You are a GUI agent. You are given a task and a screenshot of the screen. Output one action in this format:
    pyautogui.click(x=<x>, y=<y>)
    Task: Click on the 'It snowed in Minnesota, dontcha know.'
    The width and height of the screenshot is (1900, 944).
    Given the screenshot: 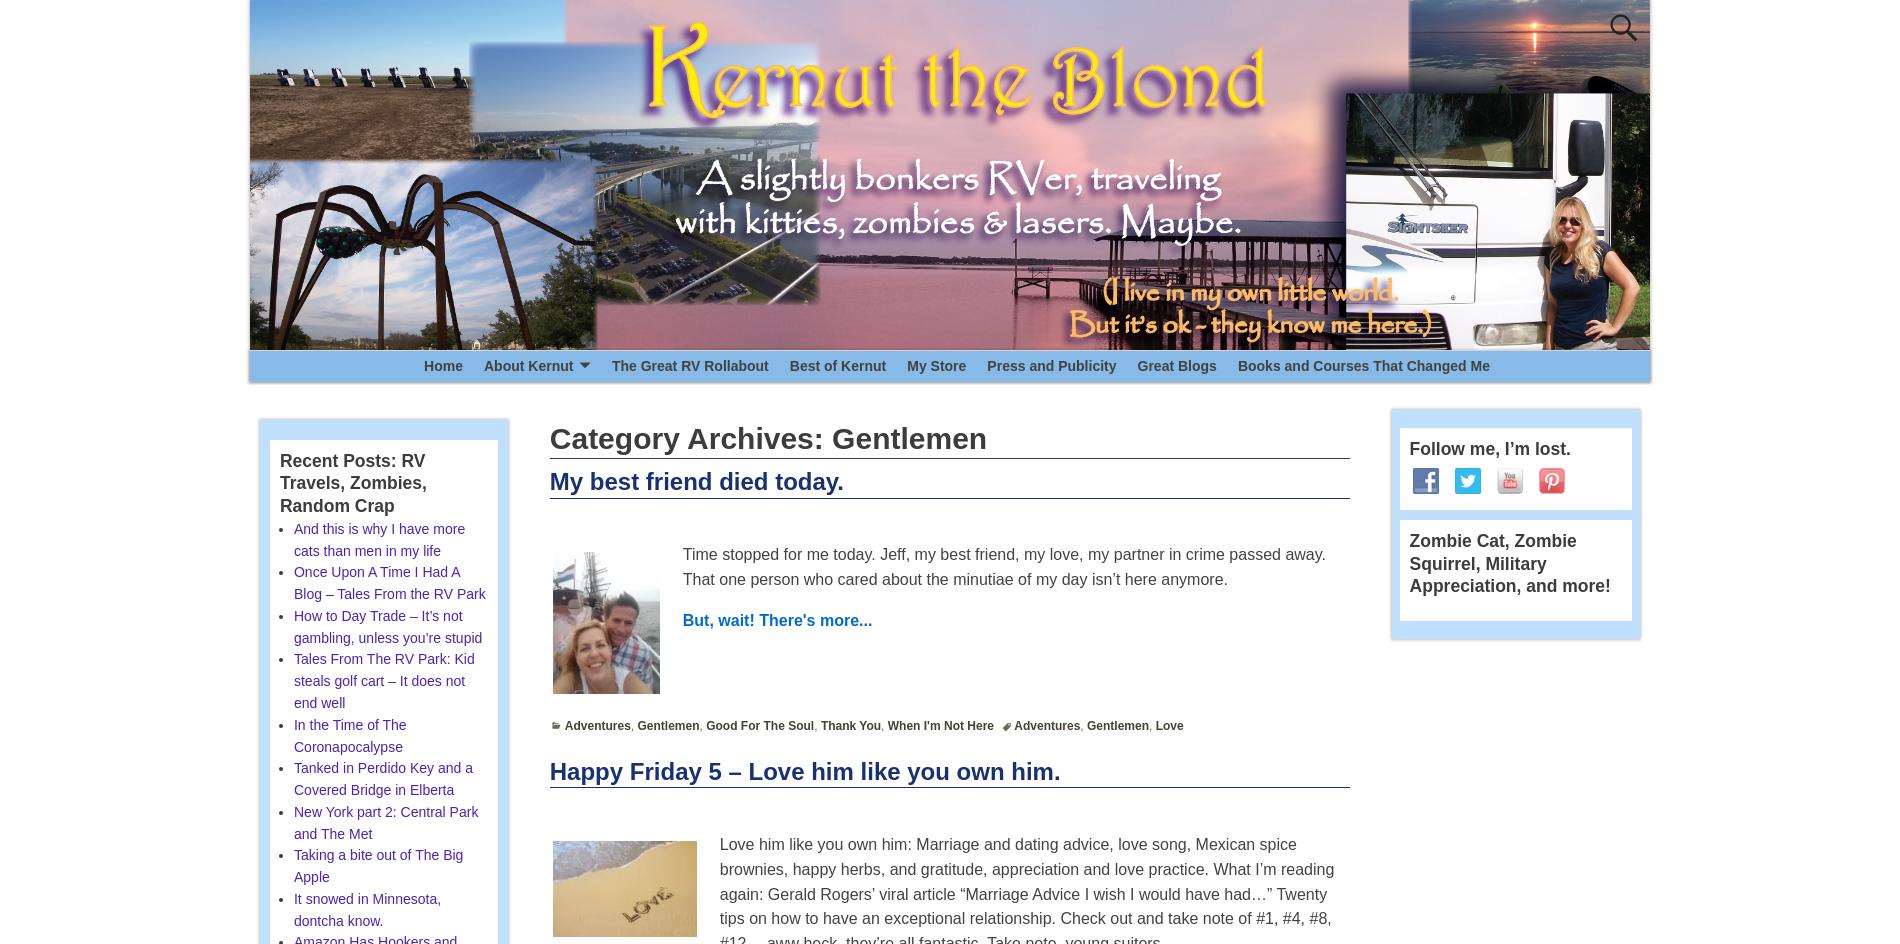 What is the action you would take?
    pyautogui.click(x=366, y=907)
    